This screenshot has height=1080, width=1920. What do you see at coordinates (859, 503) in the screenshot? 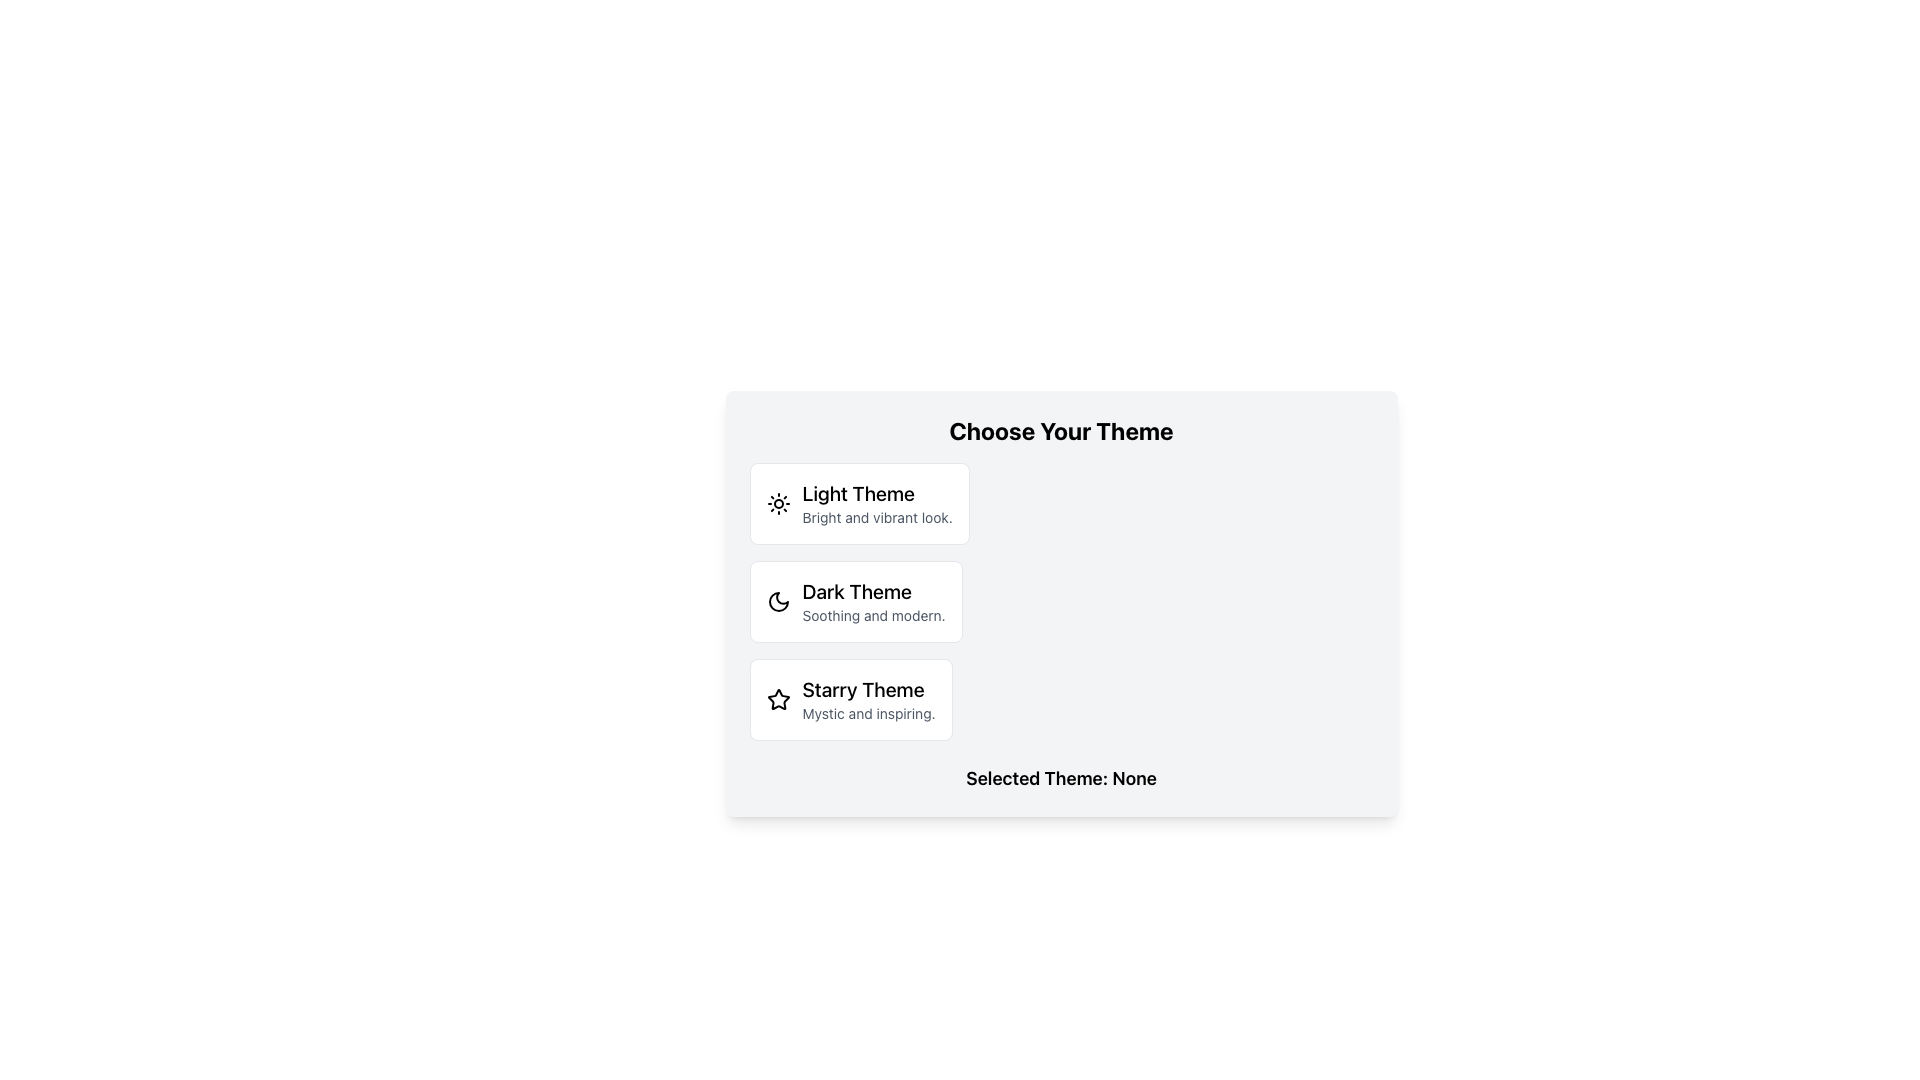
I see `the 'Light Theme' button, which is a rectangular button with rounded corners, a white background, and an icon of a sun` at bounding box center [859, 503].